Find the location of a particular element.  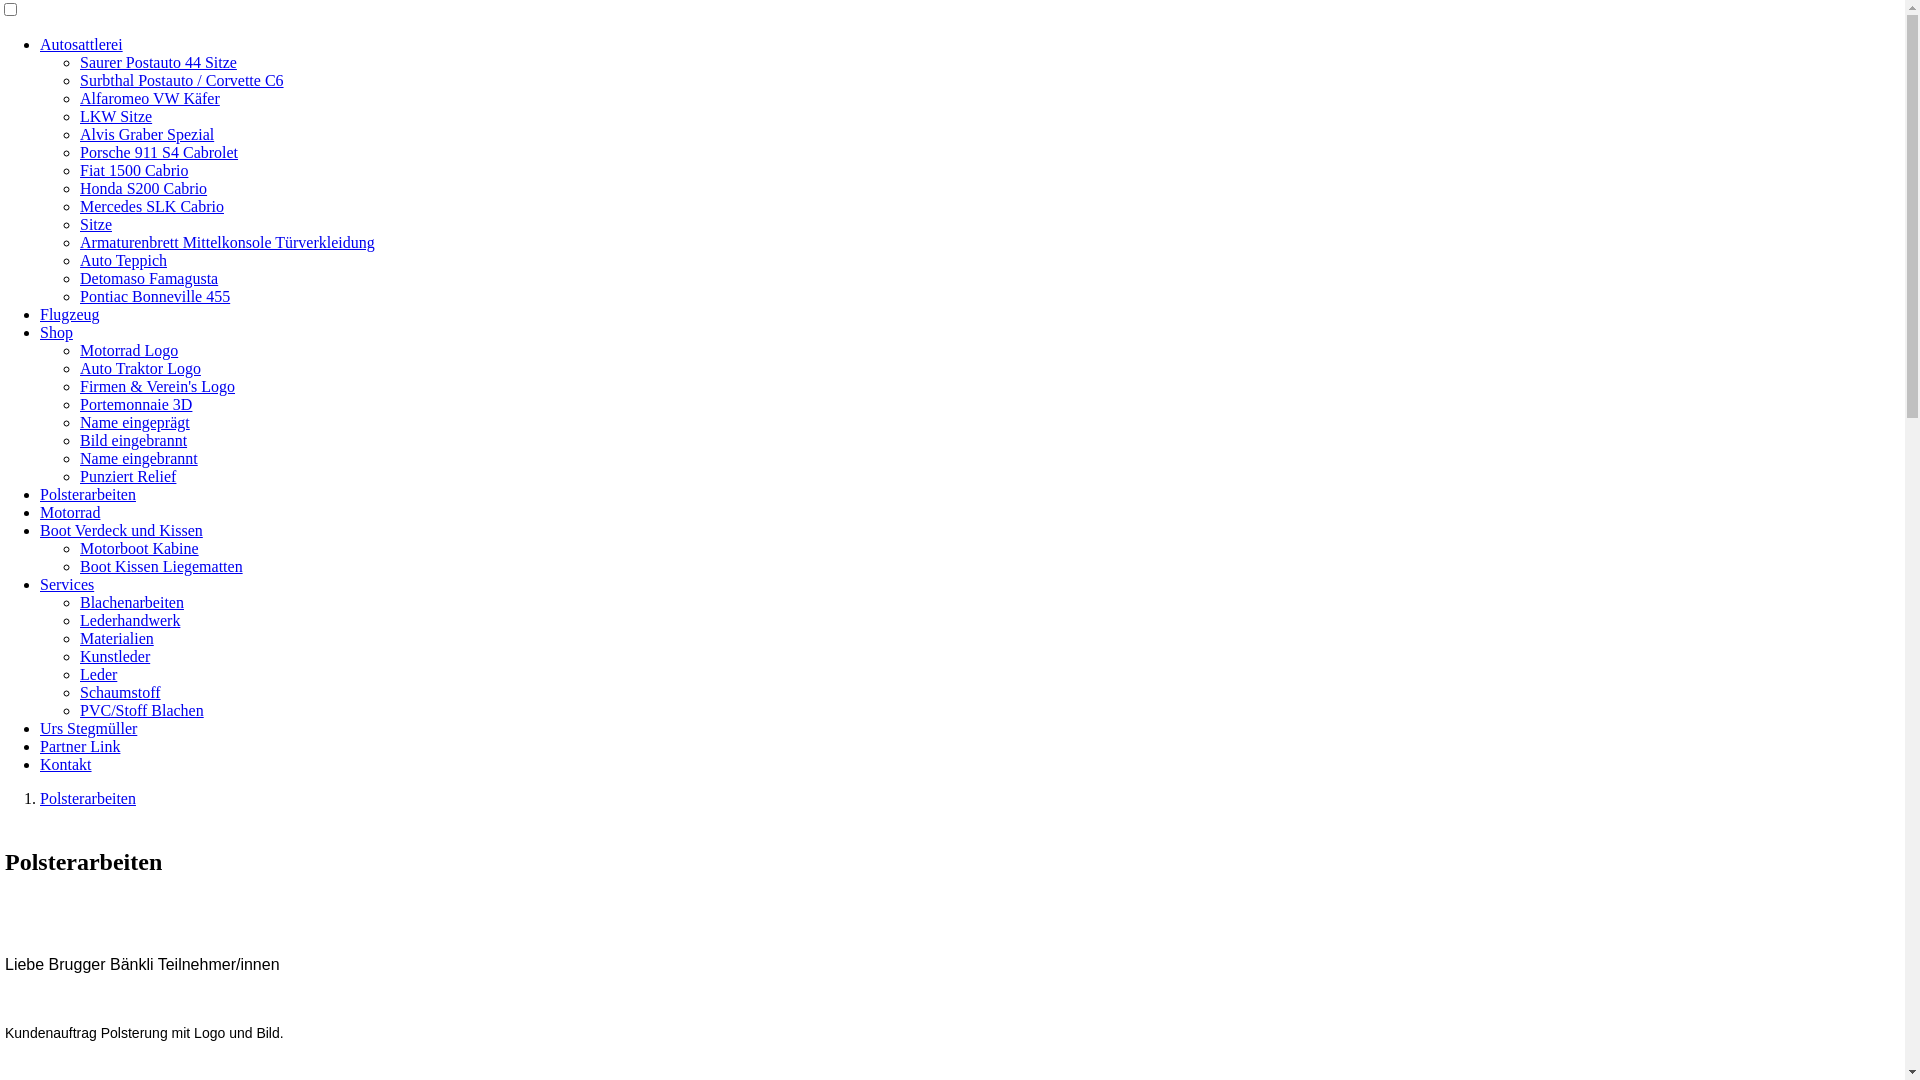

'Autosattlerei' is located at coordinates (80, 44).